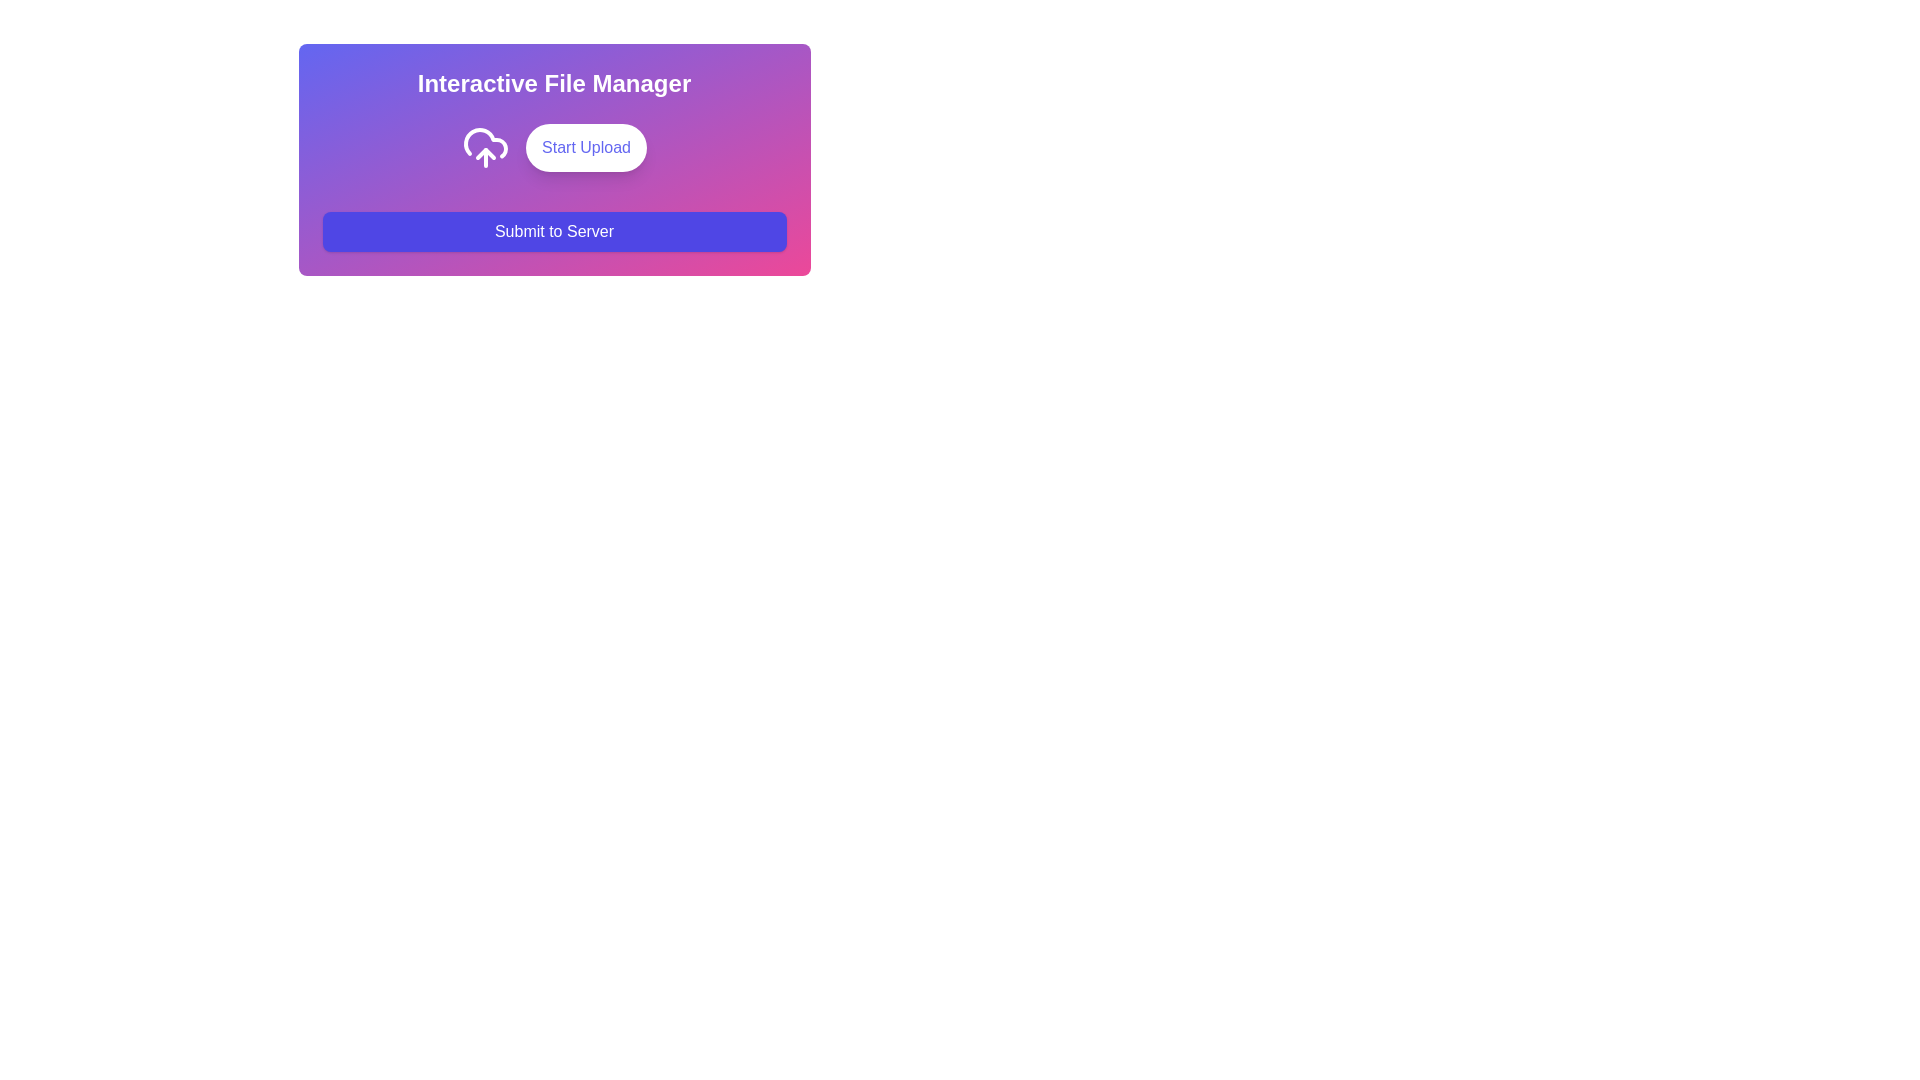  What do you see at coordinates (554, 146) in the screenshot?
I see `the upload button located below the 'Interactive File Manager' heading to observe any effects` at bounding box center [554, 146].